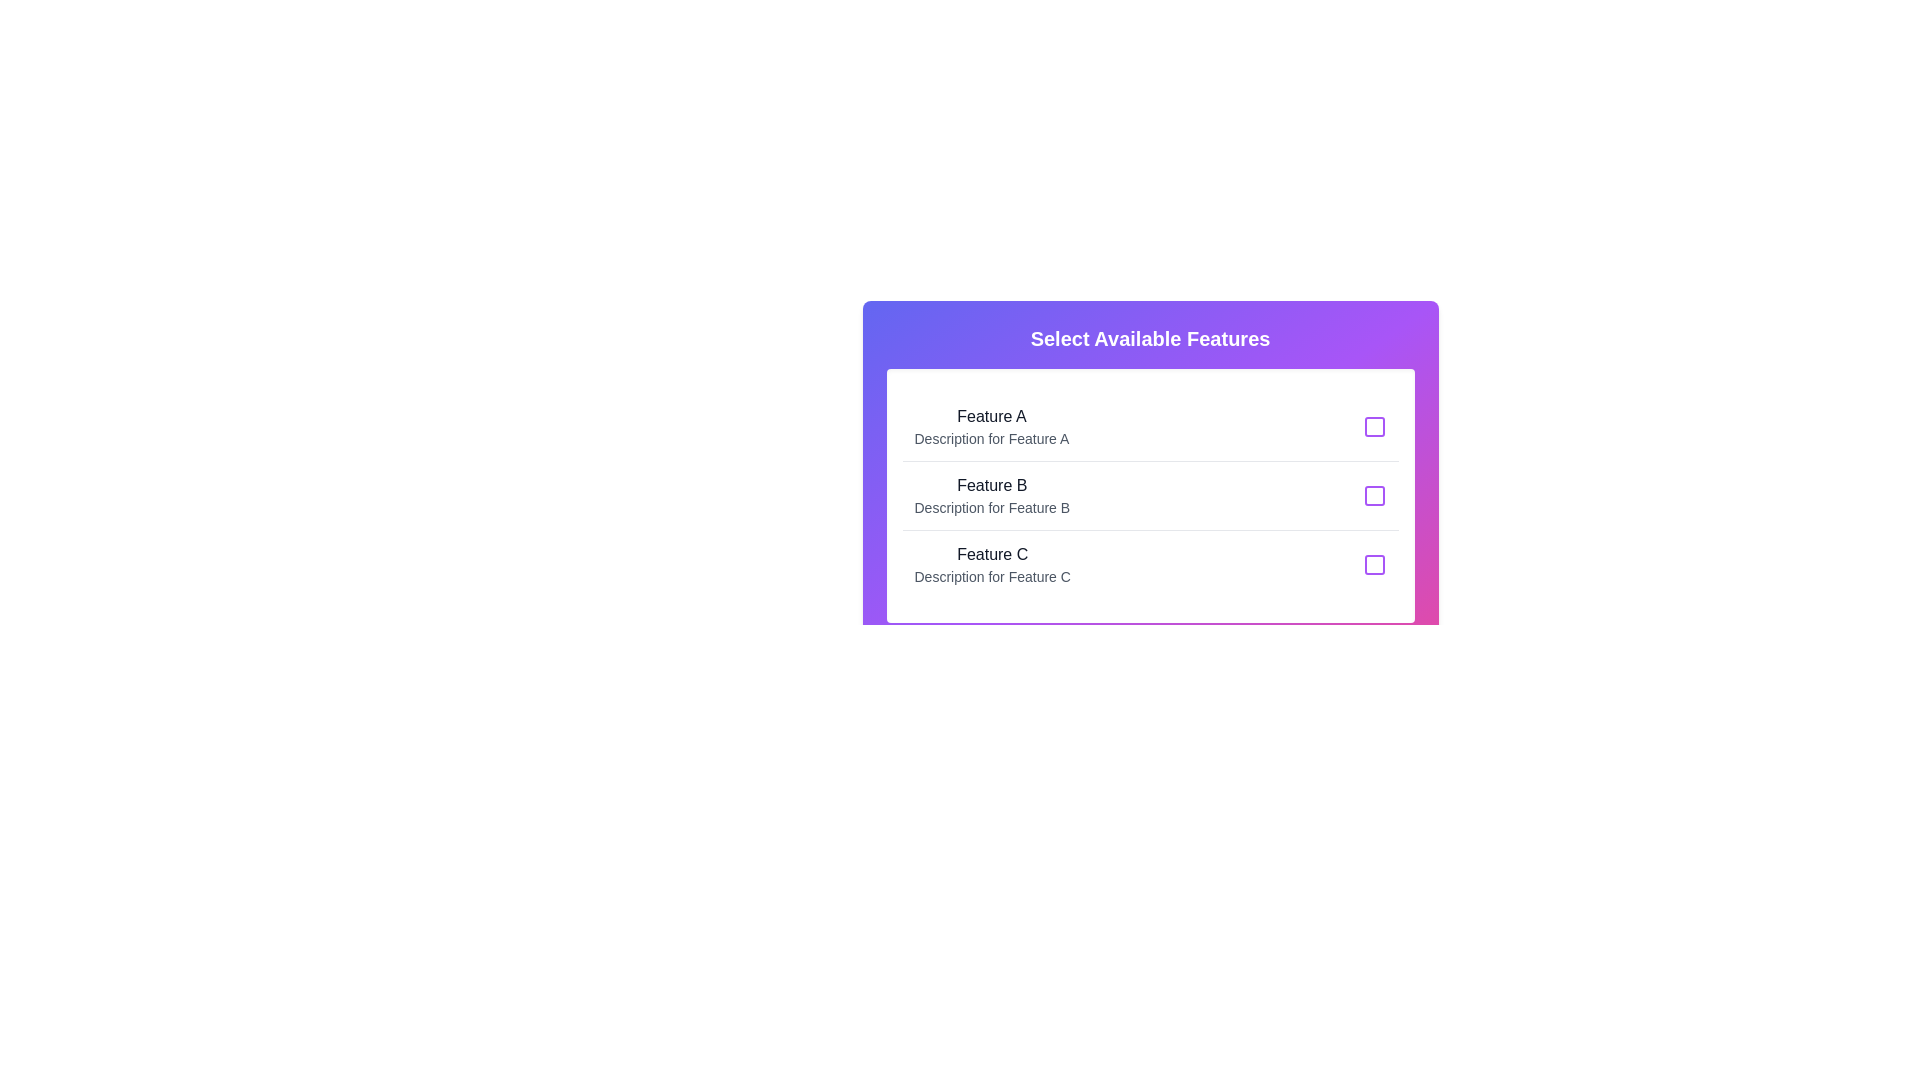 Image resolution: width=1920 pixels, height=1080 pixels. What do you see at coordinates (991, 426) in the screenshot?
I see `the Informational text block displaying the title 'Feature A' with the subtitle 'Description for Feature A' located under the header 'Select Available Features'` at bounding box center [991, 426].